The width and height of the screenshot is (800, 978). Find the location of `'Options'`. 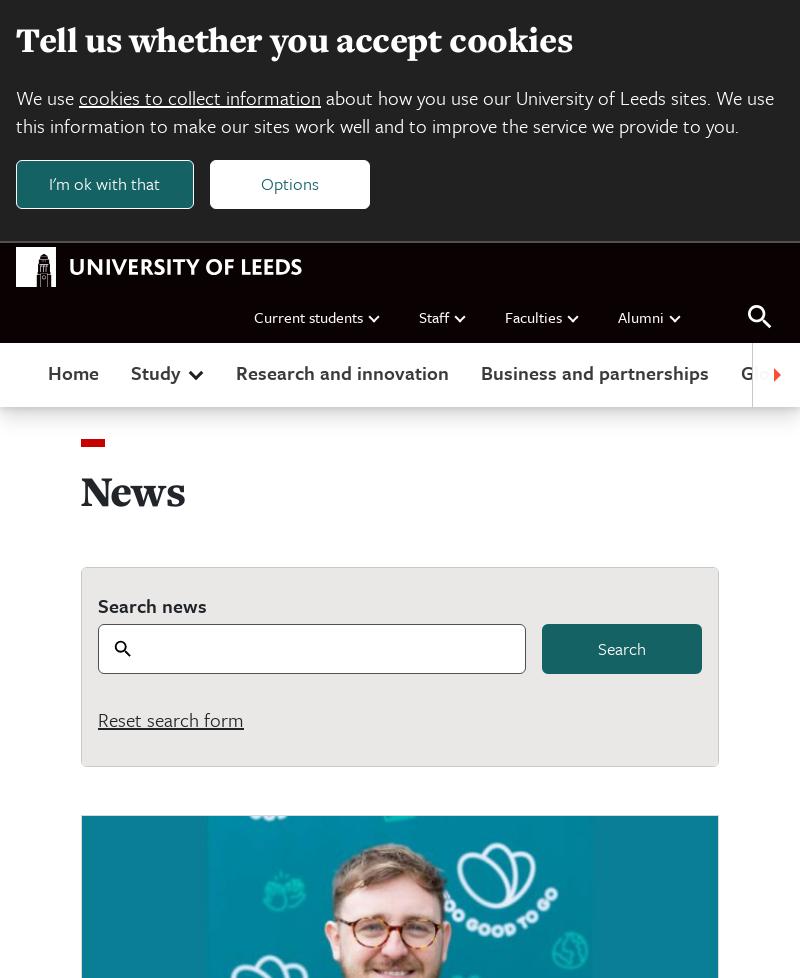

'Options' is located at coordinates (289, 183).